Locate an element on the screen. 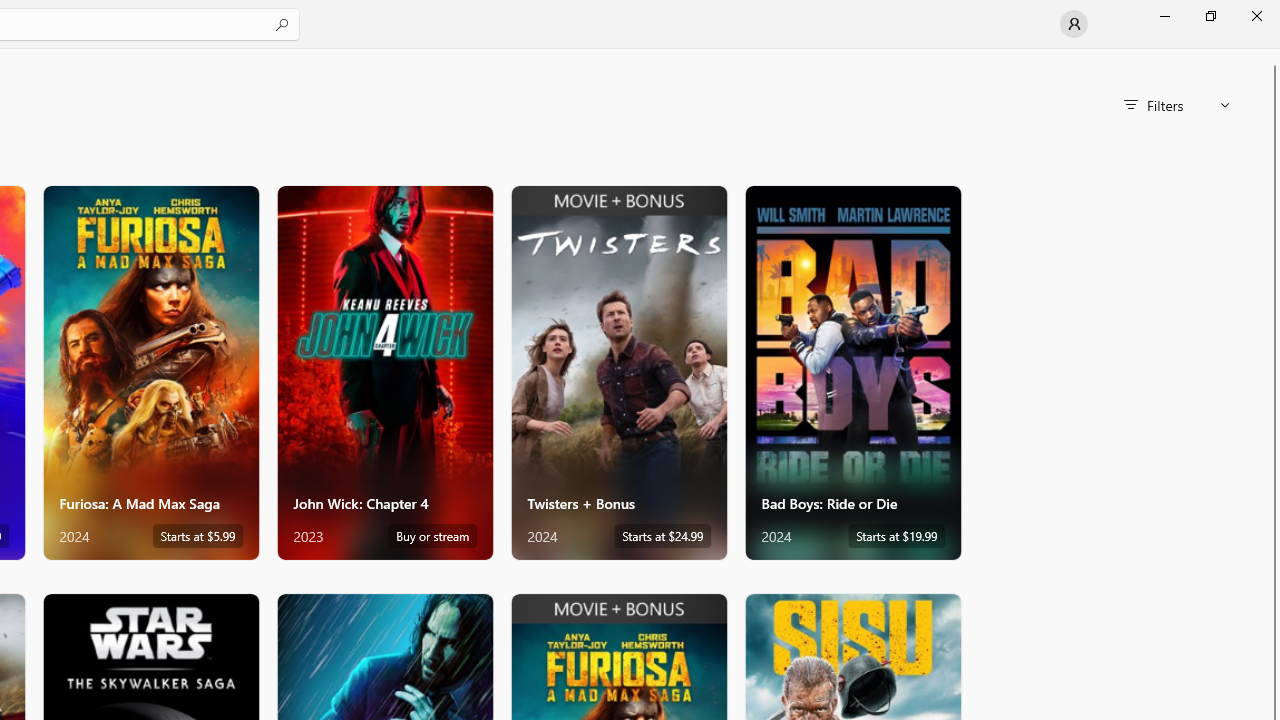 This screenshot has height=720, width=1280. 'Minimize Microsoft Store' is located at coordinates (1164, 15).